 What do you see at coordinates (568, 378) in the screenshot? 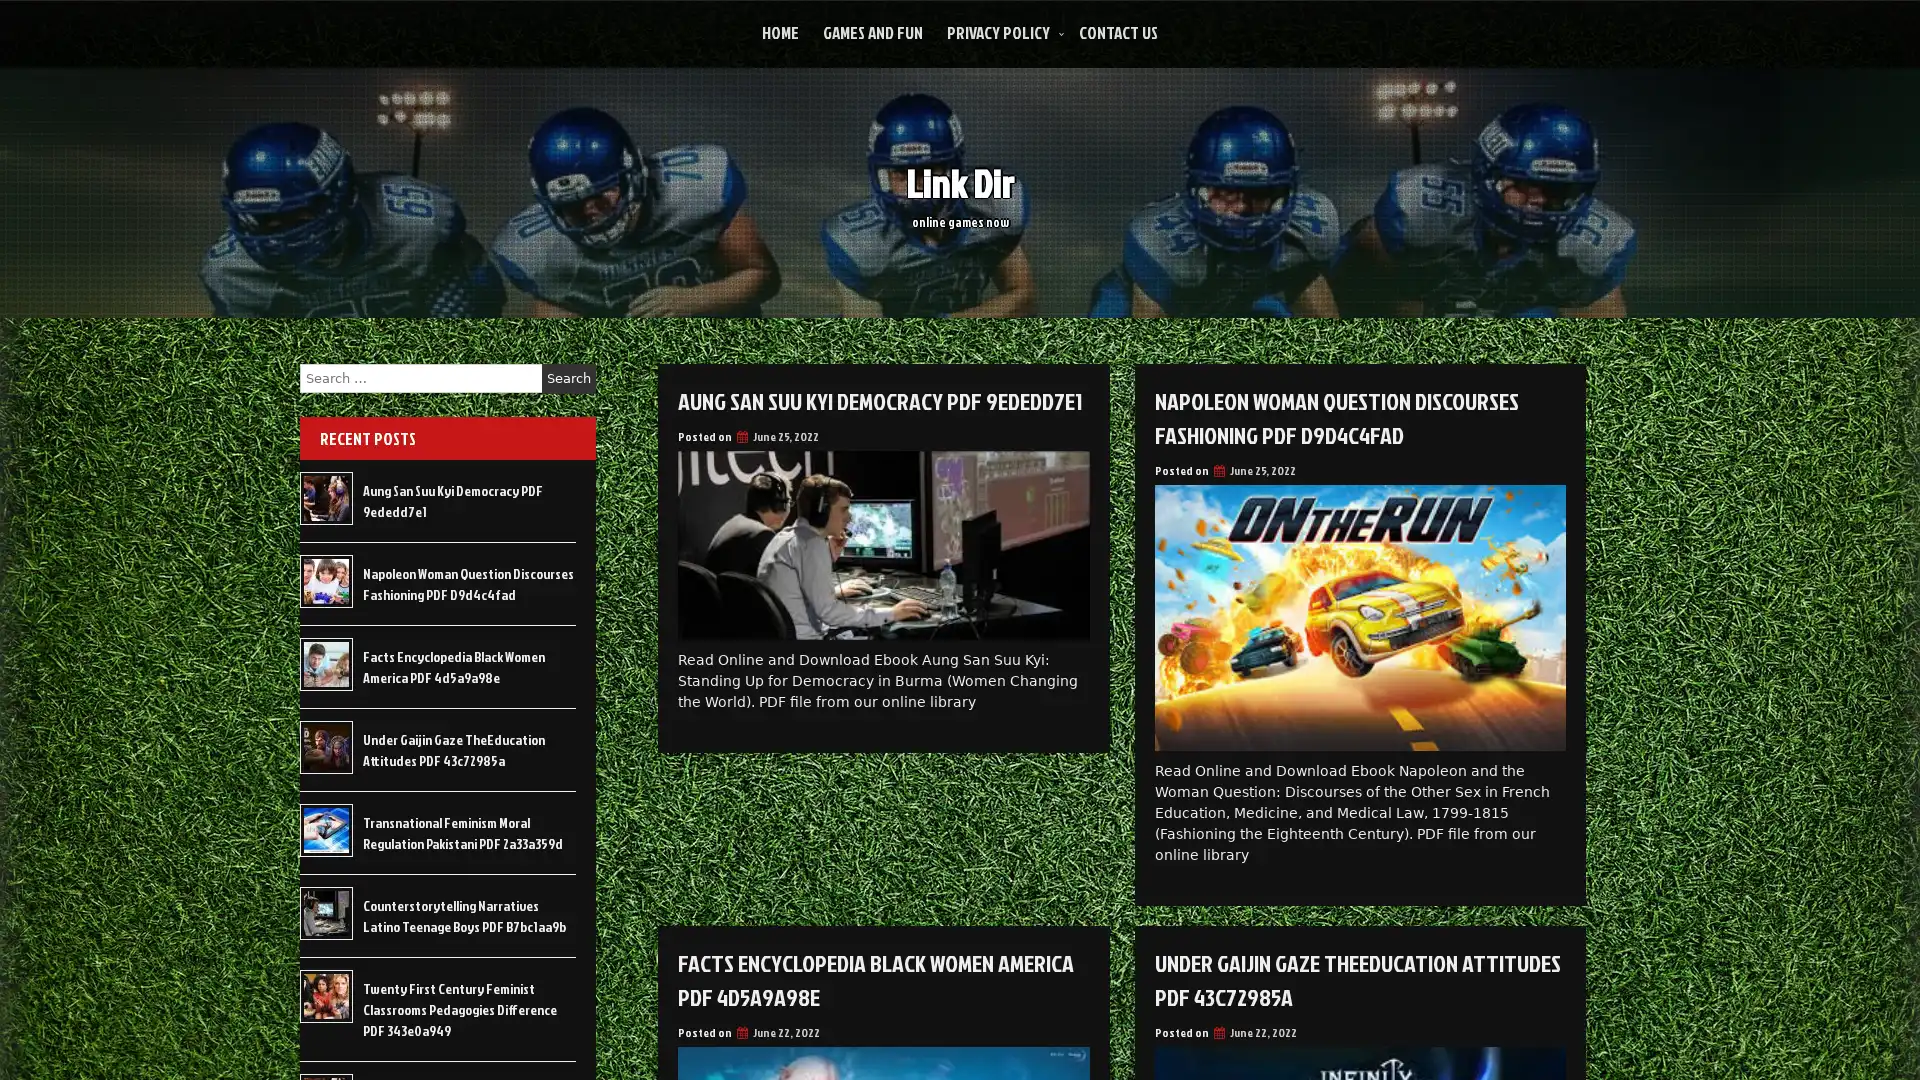
I see `Search` at bounding box center [568, 378].